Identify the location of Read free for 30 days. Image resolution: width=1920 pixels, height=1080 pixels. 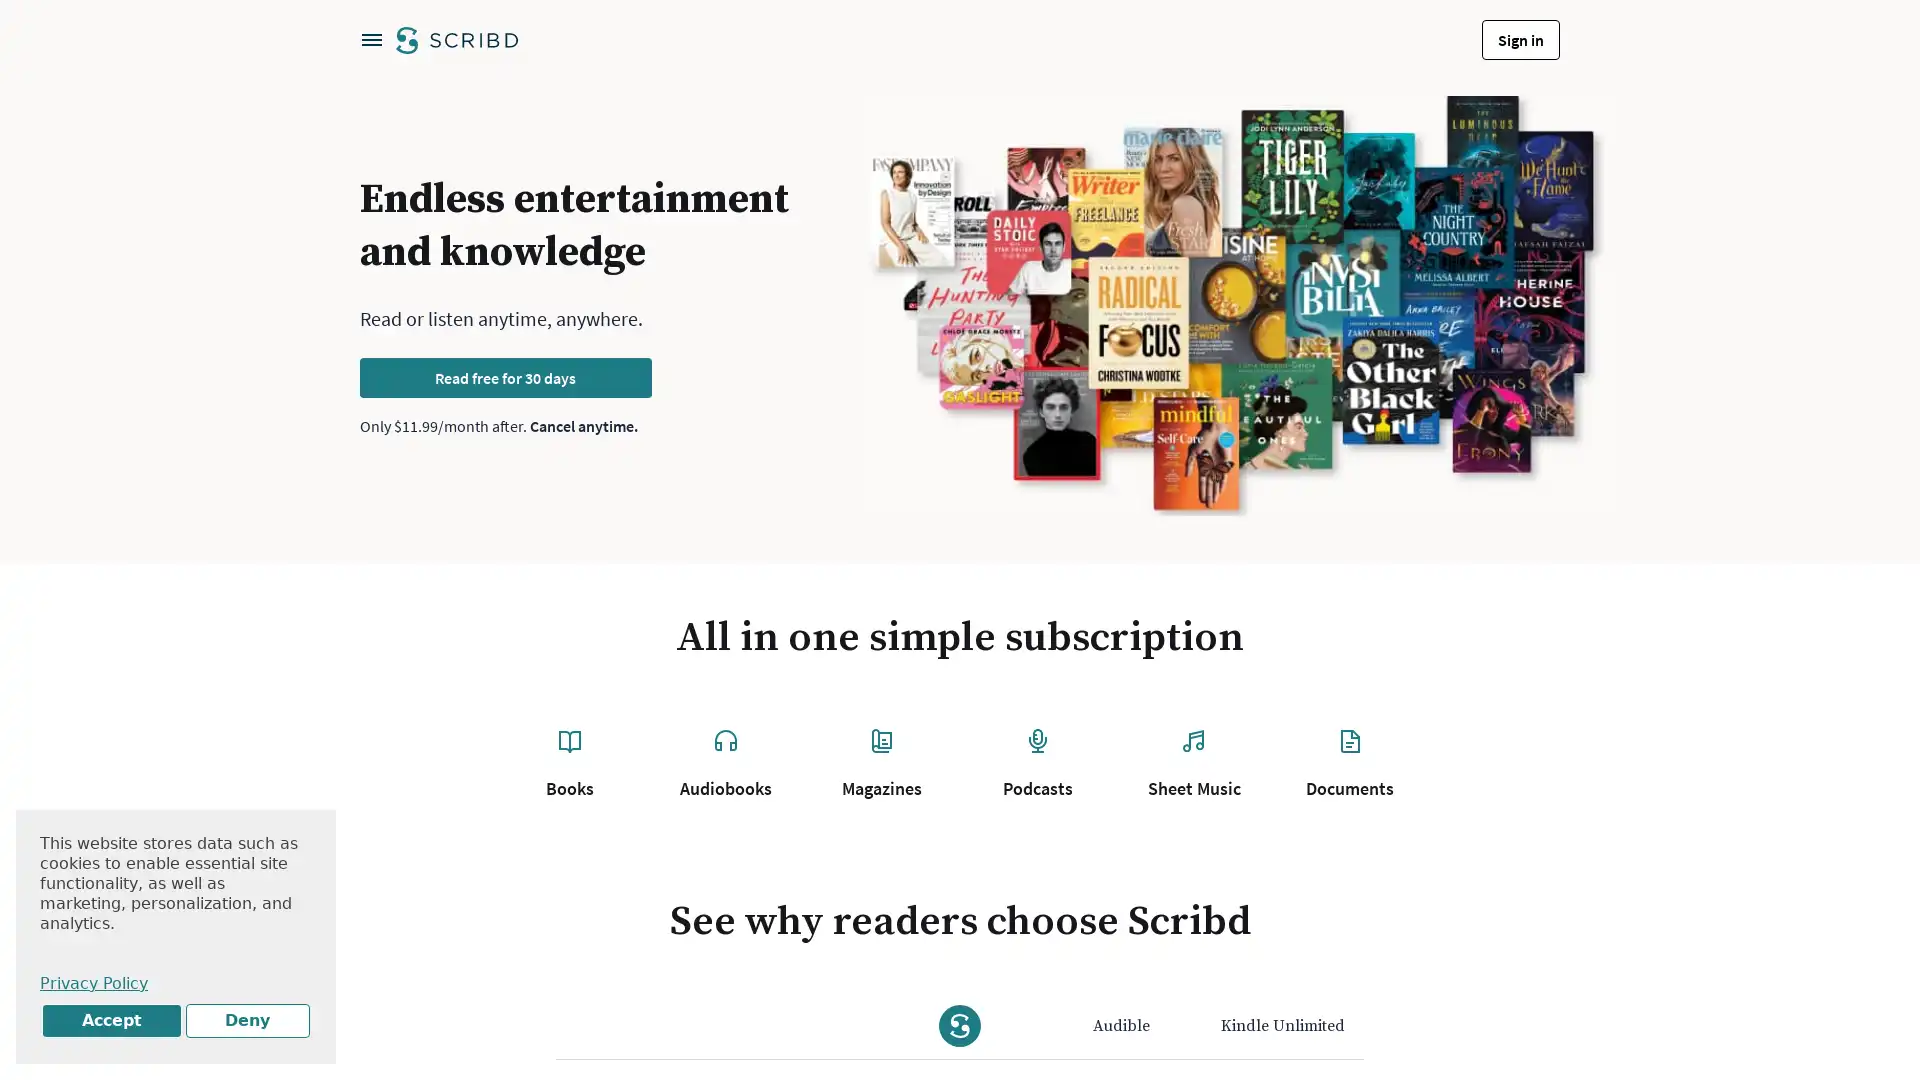
(505, 378).